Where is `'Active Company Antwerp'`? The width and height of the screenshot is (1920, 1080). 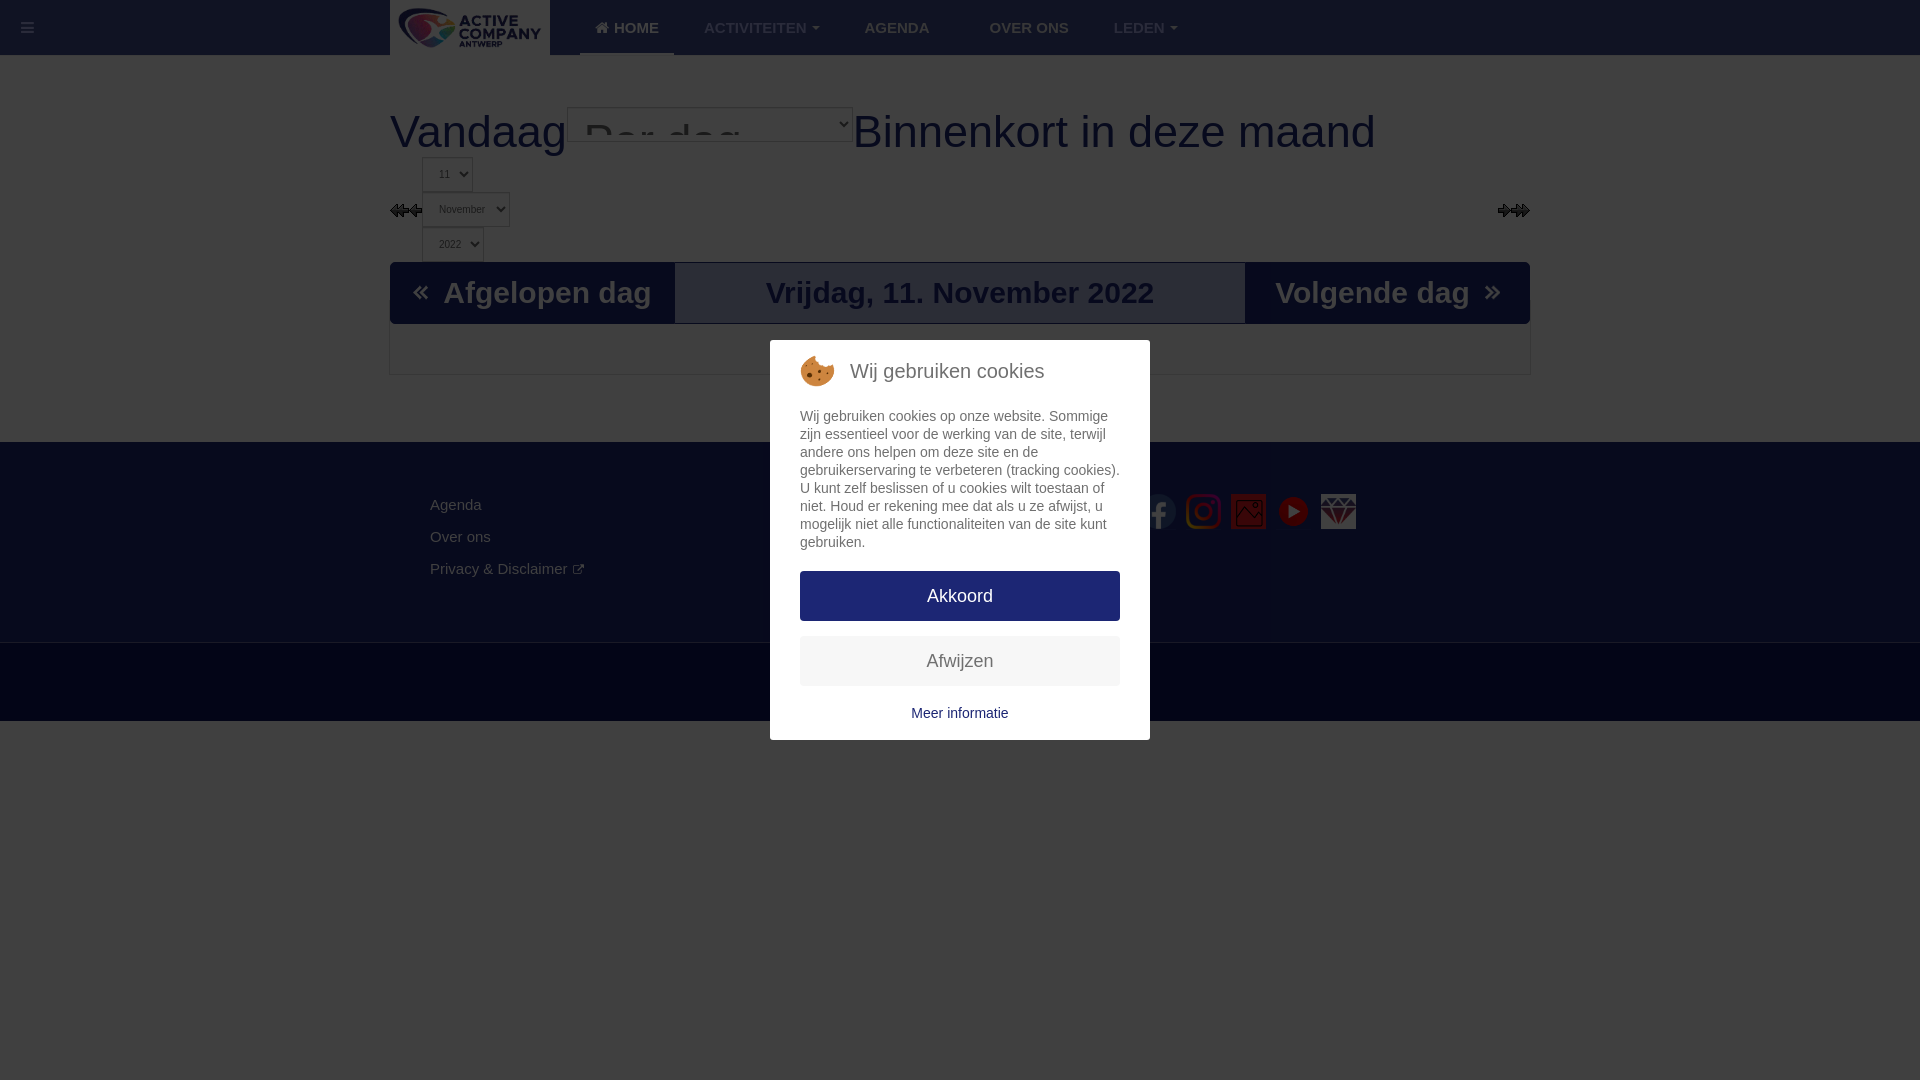
'Active Company Antwerp' is located at coordinates (389, 27).